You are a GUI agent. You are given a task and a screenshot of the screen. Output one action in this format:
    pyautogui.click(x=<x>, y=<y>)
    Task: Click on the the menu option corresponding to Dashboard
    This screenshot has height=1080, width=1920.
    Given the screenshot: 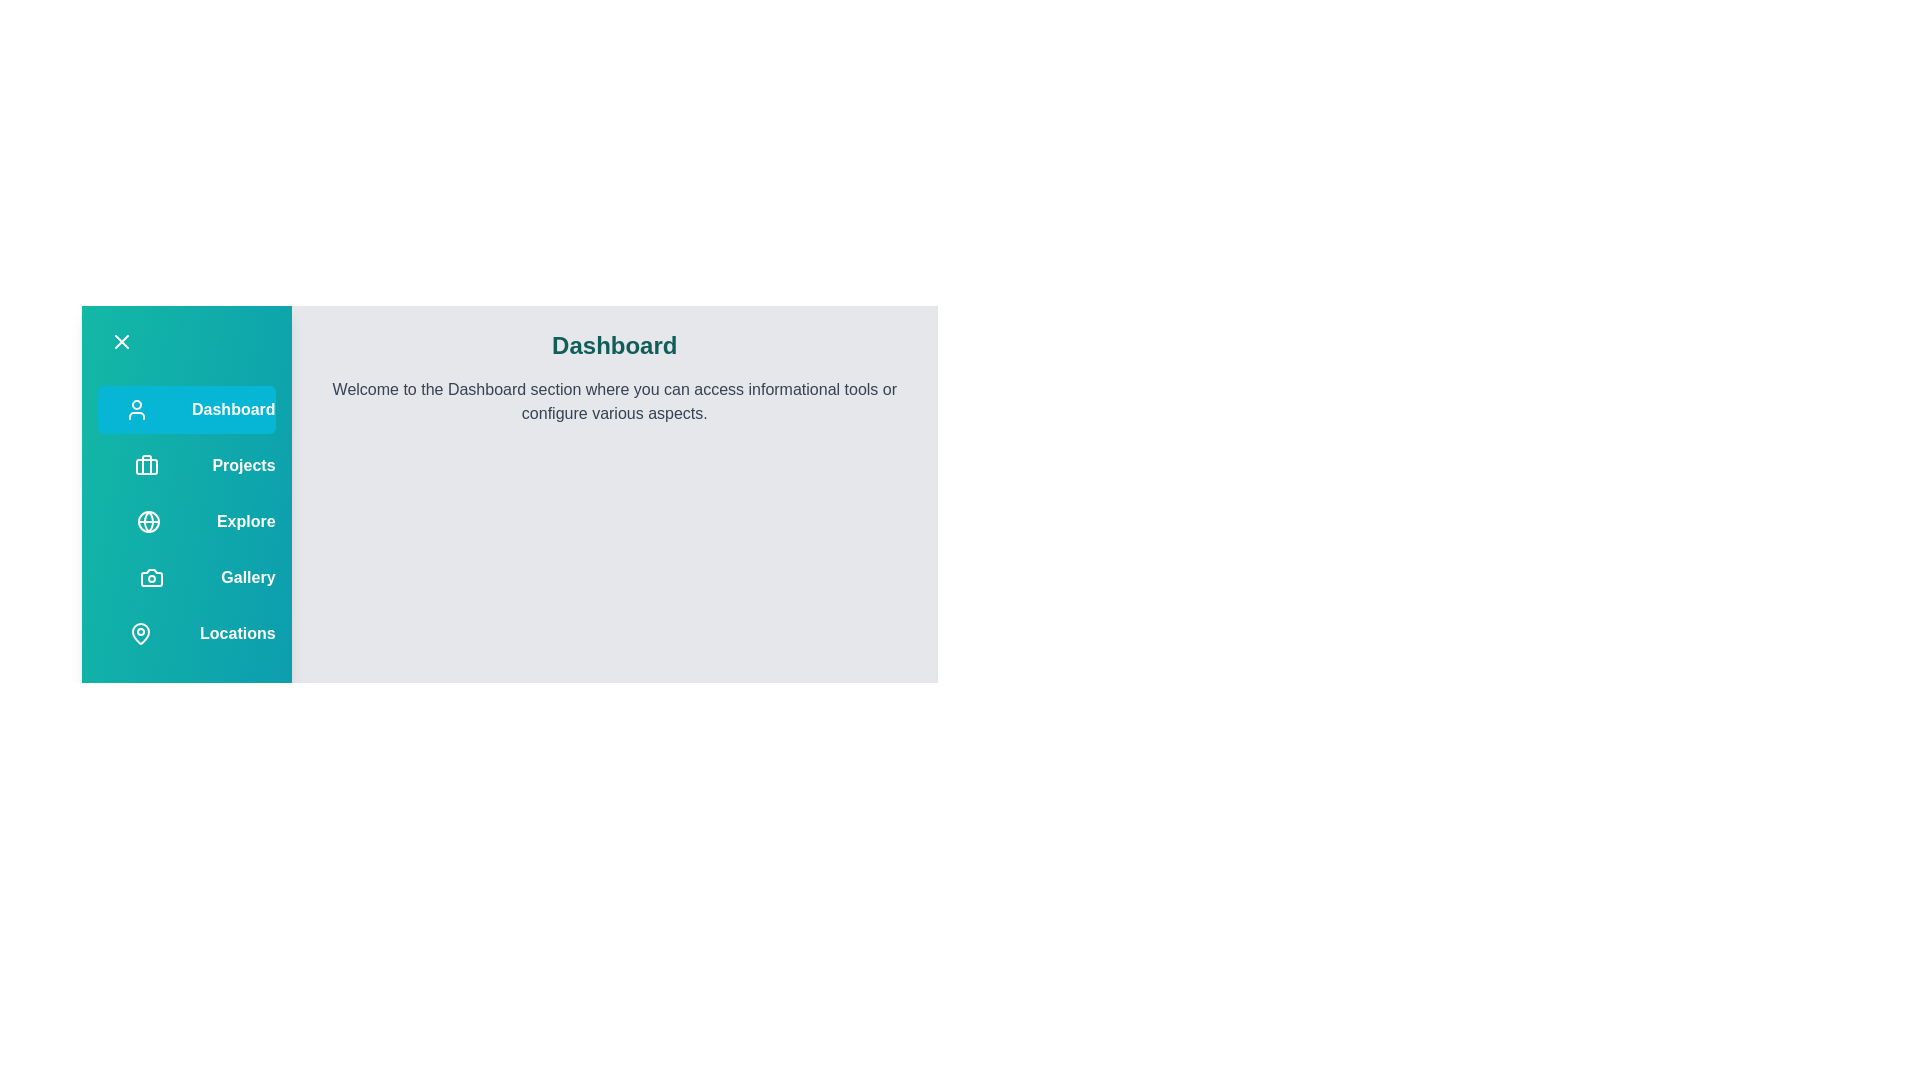 What is the action you would take?
    pyautogui.click(x=136, y=408)
    